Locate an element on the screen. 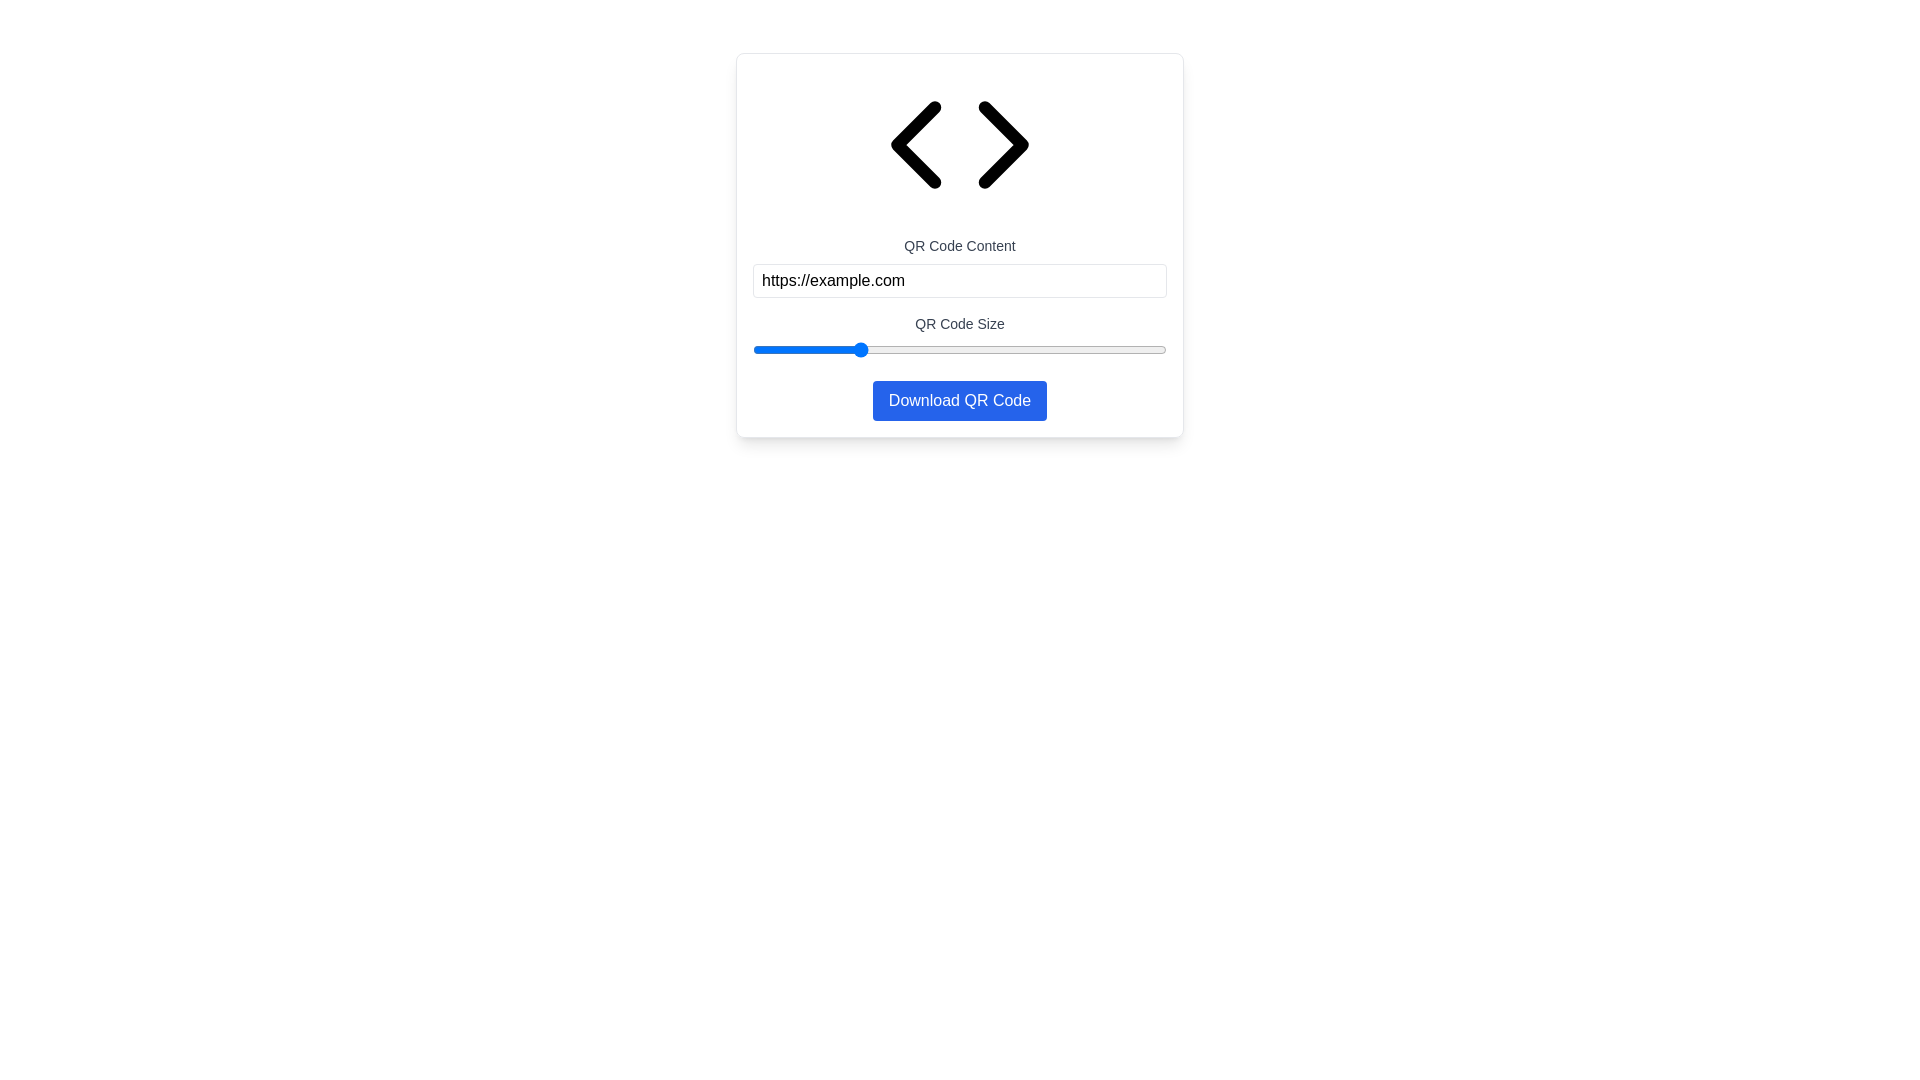 The width and height of the screenshot is (1920, 1080). the QR code size is located at coordinates (752, 349).